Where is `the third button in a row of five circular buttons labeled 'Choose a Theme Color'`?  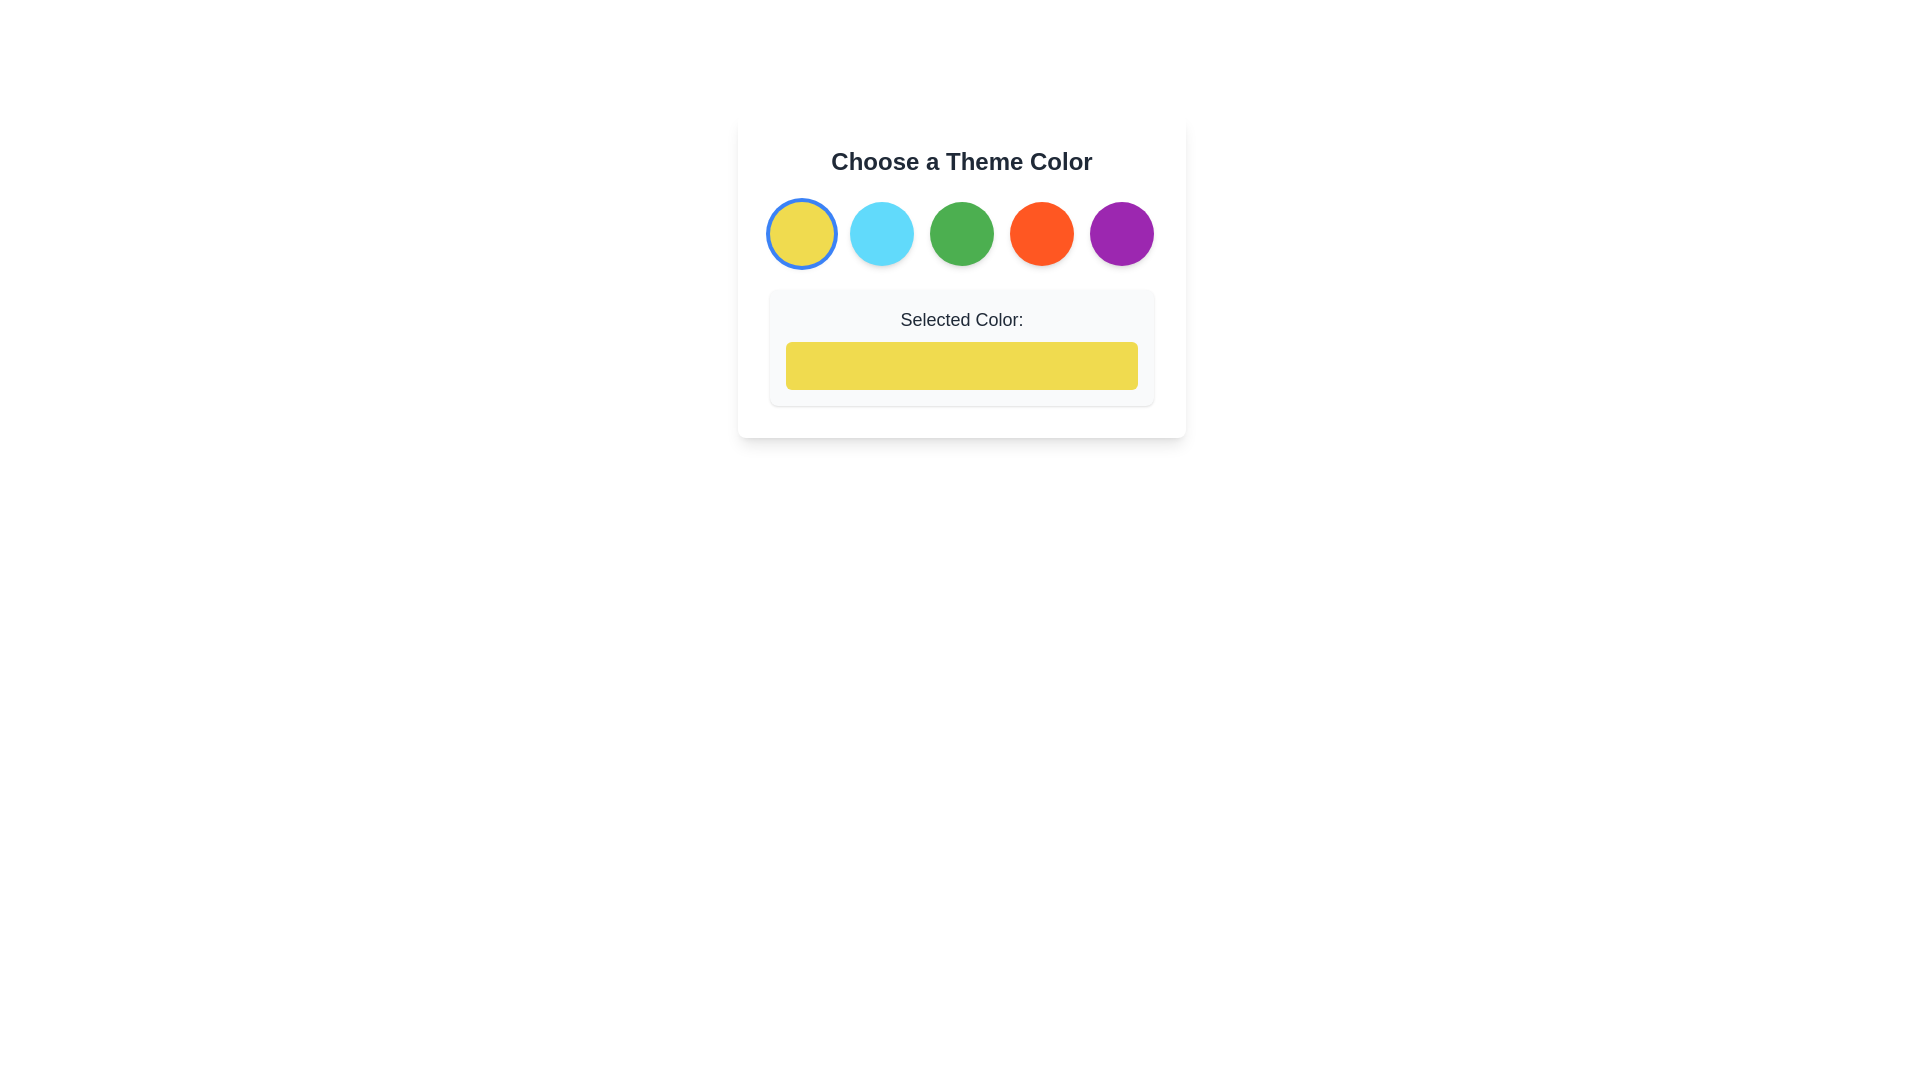
the third button in a row of five circular buttons labeled 'Choose a Theme Color' is located at coordinates (961, 233).